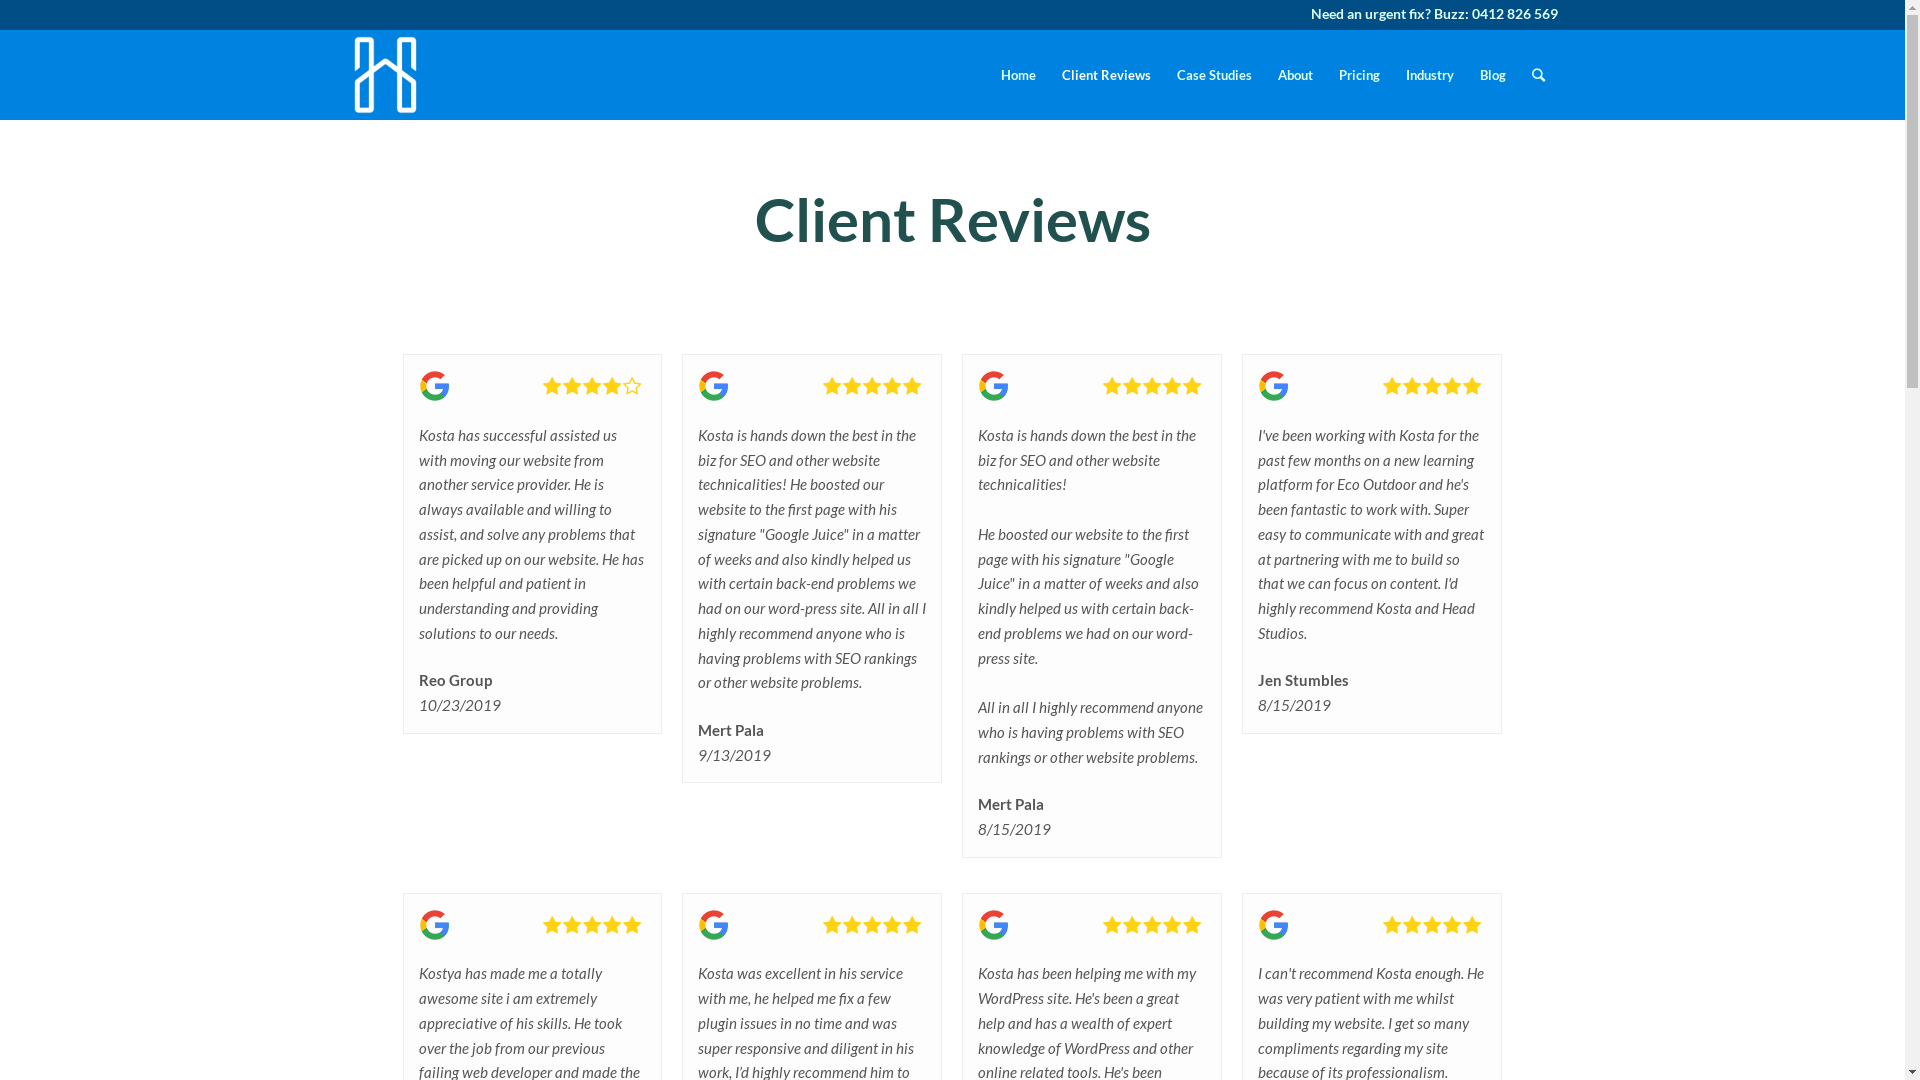 This screenshot has width=1920, height=1080. Describe the element at coordinates (988, 73) in the screenshot. I see `'Home'` at that location.